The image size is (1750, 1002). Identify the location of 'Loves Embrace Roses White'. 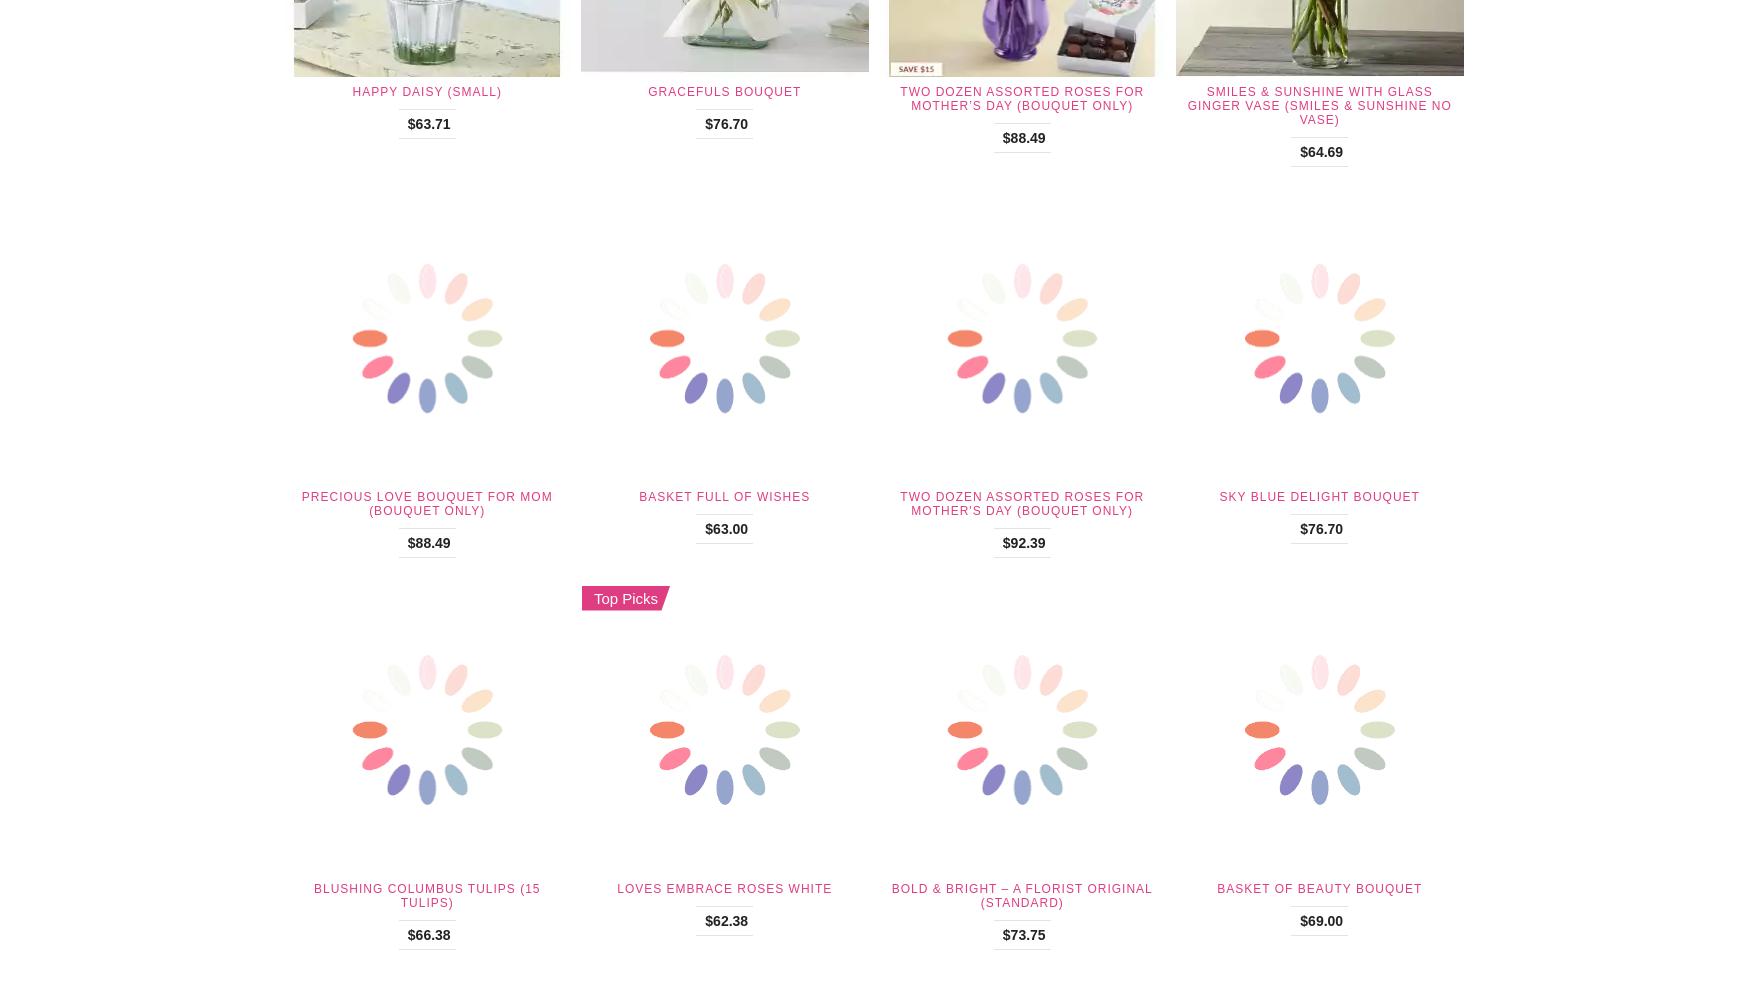
(617, 887).